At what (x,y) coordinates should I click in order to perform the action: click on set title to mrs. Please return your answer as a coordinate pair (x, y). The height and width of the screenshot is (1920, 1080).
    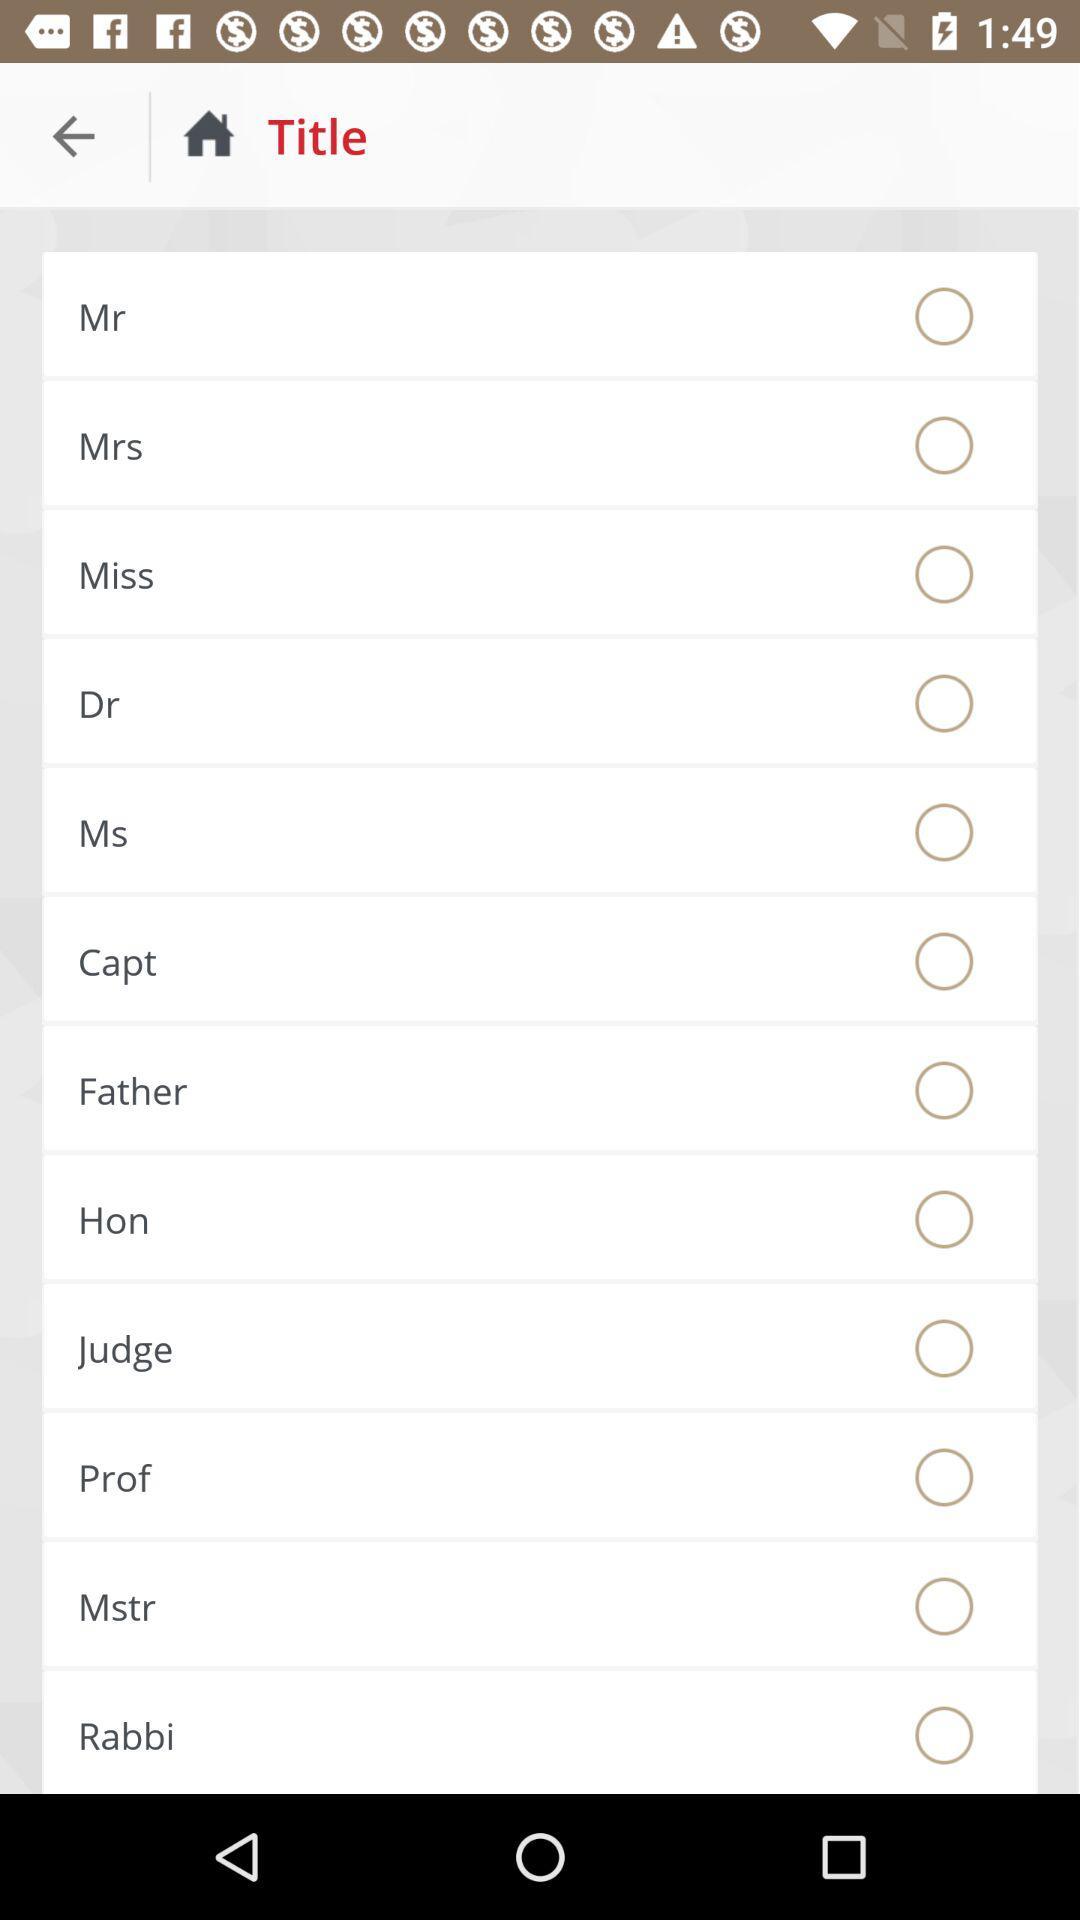
    Looking at the image, I should click on (944, 444).